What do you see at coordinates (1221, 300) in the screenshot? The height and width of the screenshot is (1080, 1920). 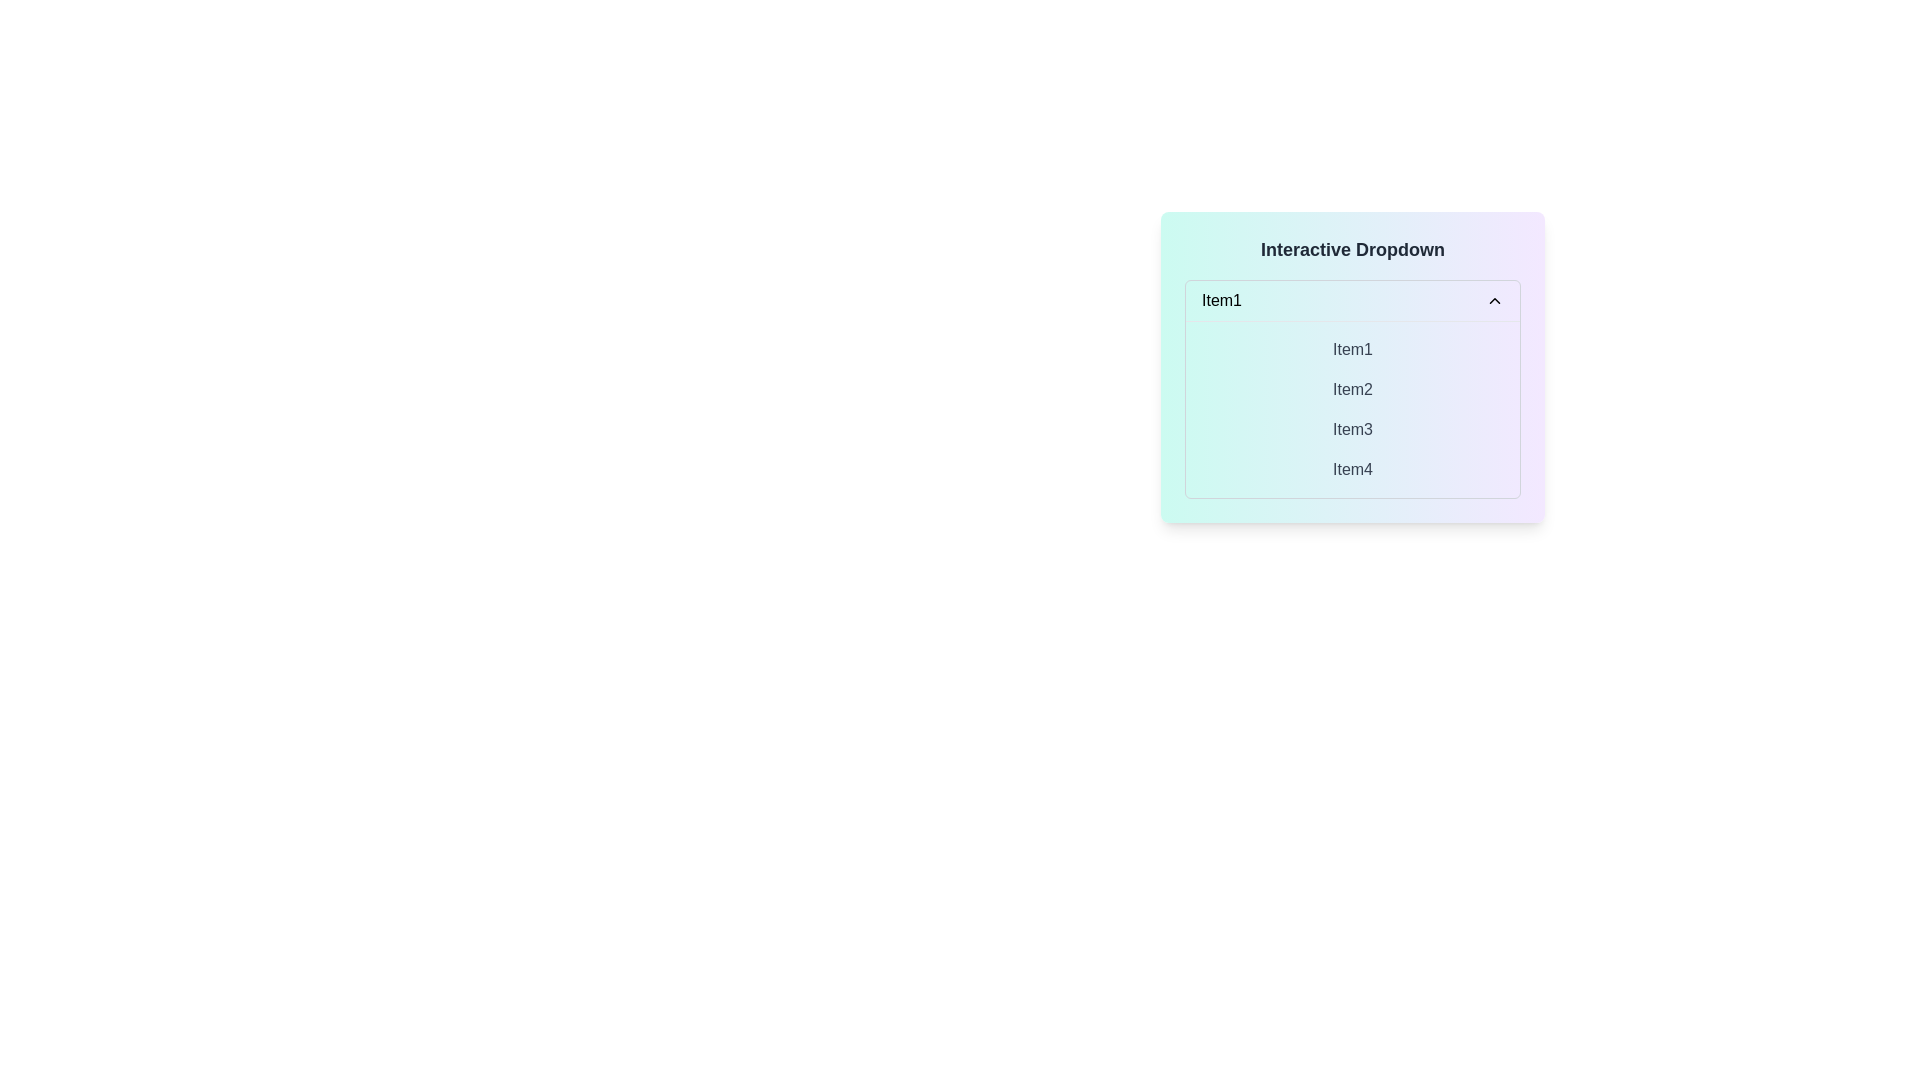 I see `text from the Text Label that displays the currently selected item in the dropdown menu located at the top-left corner of the dropdown options` at bounding box center [1221, 300].